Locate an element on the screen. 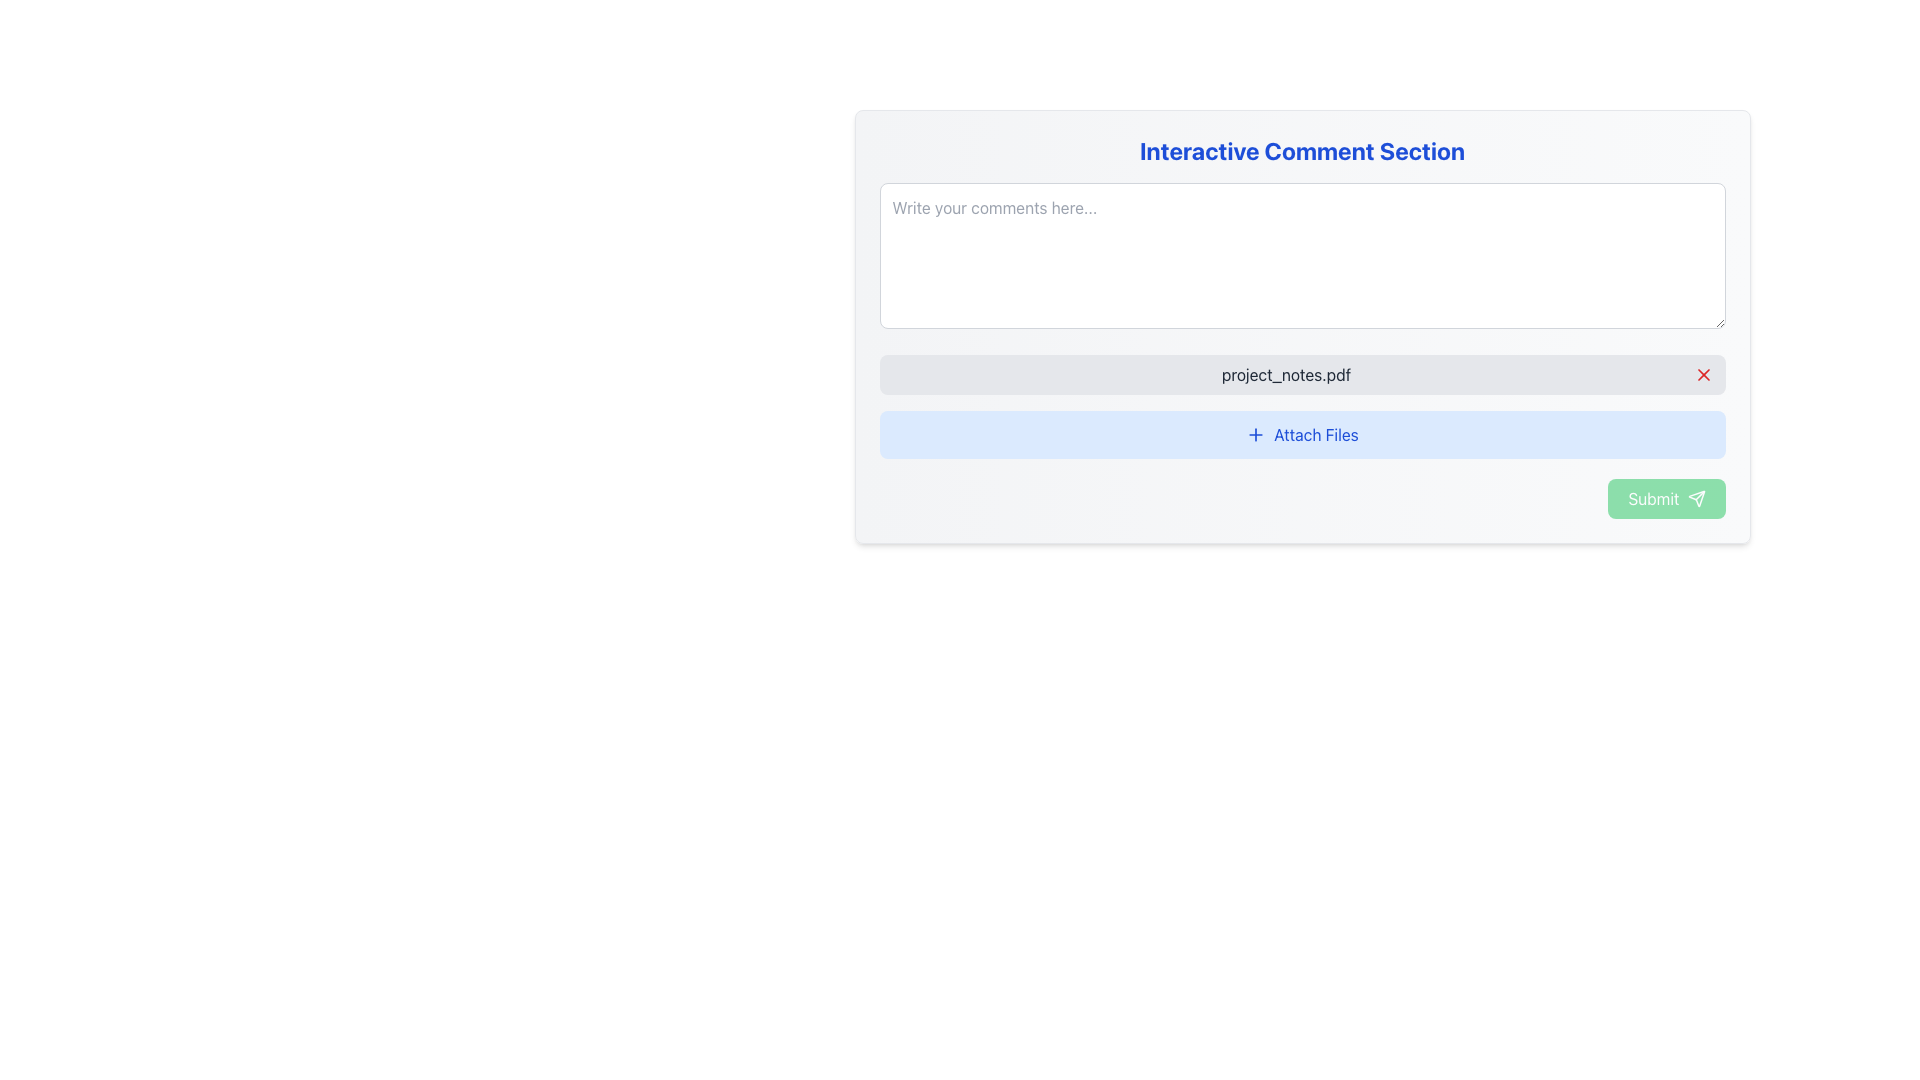 This screenshot has height=1080, width=1920. the plus icon located within the 'Attach Files' button is located at coordinates (1255, 434).